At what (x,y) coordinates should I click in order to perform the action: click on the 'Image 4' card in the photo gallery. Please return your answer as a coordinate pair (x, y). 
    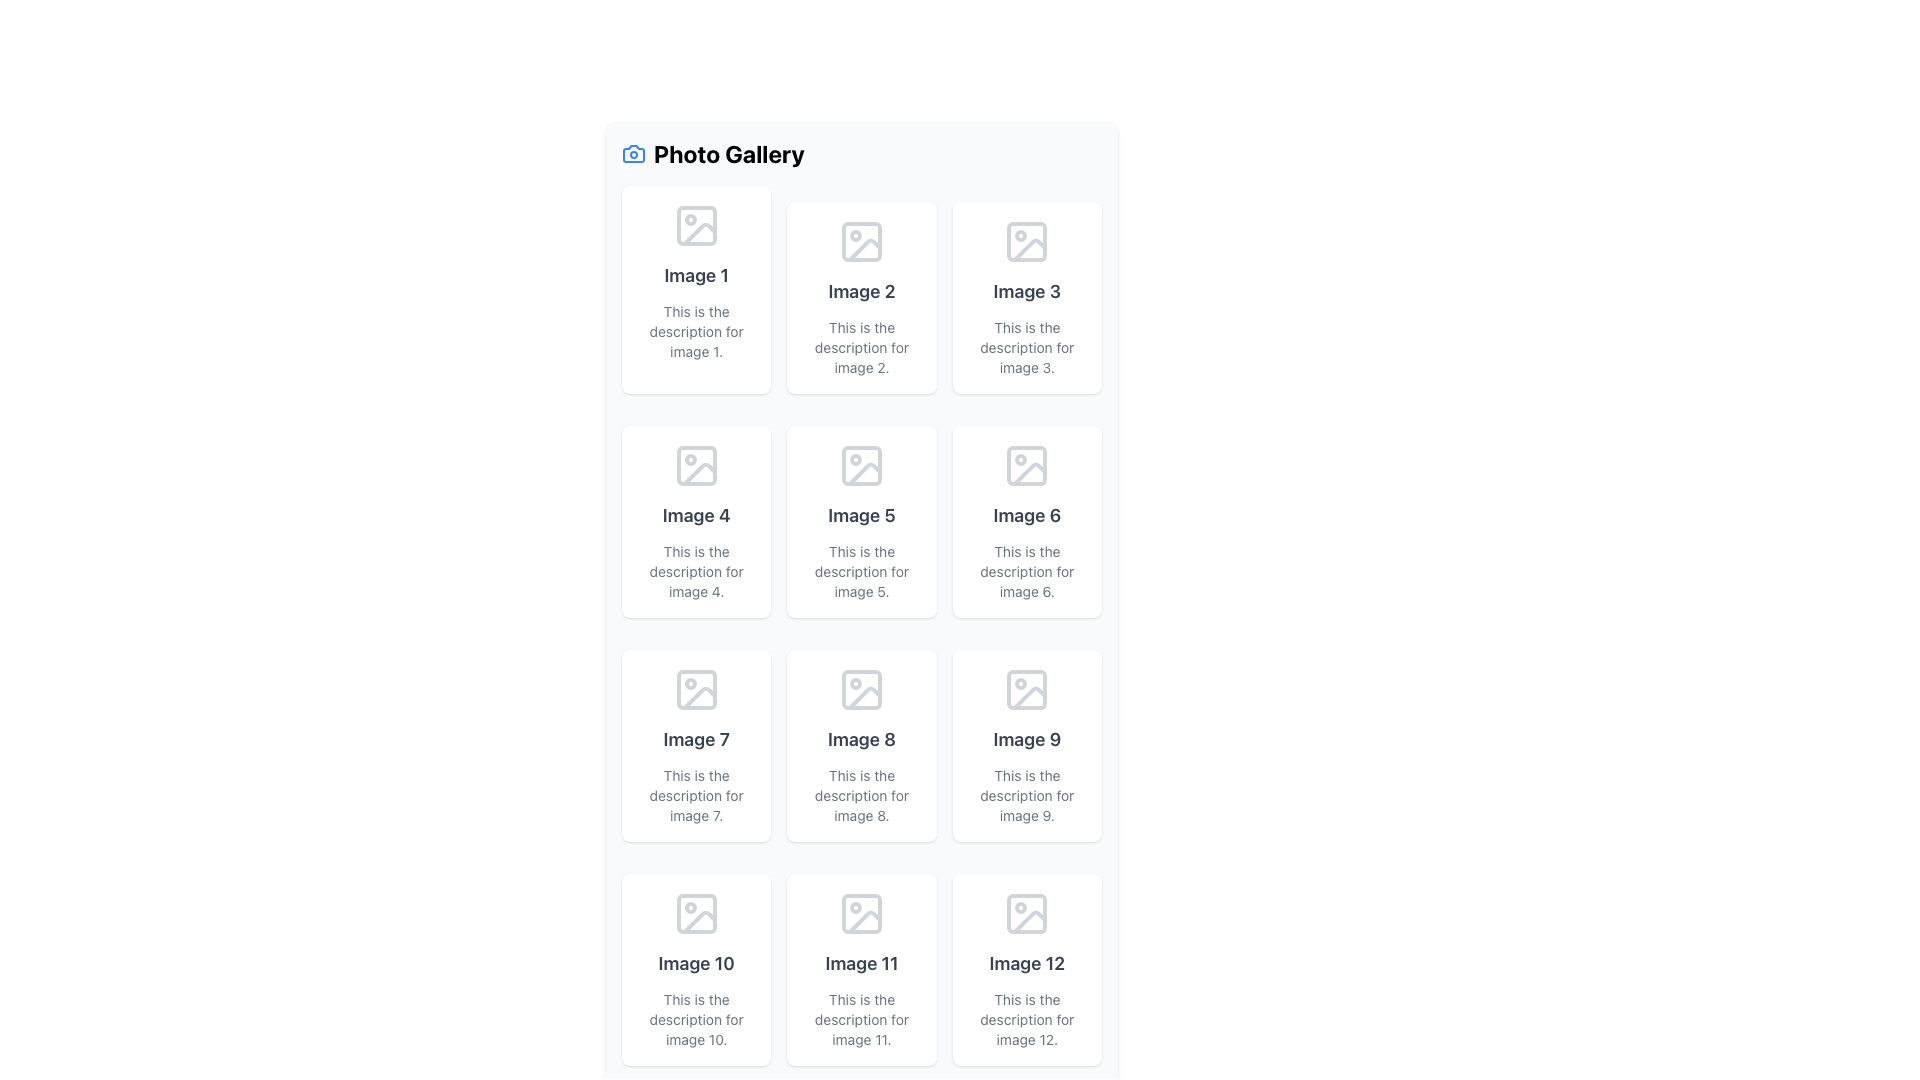
    Looking at the image, I should click on (696, 520).